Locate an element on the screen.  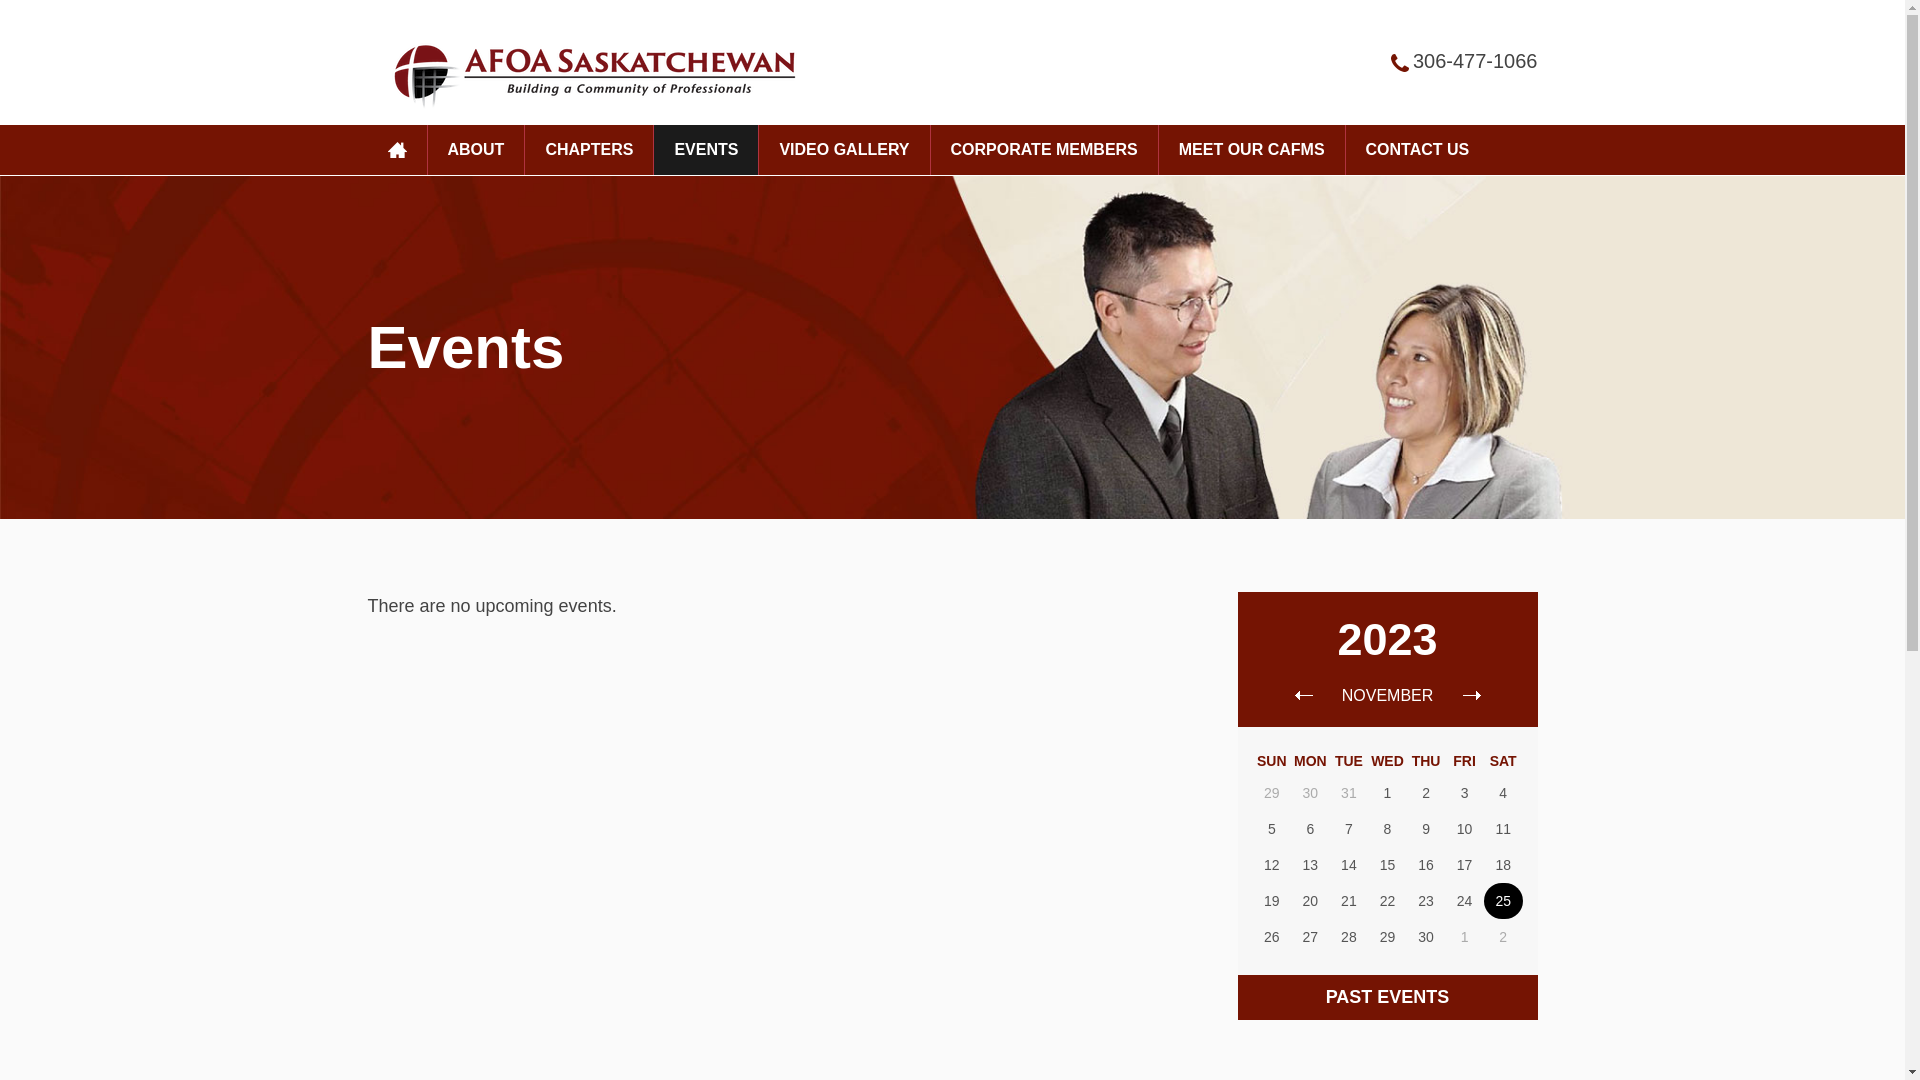
'CHAPTERS' is located at coordinates (588, 149).